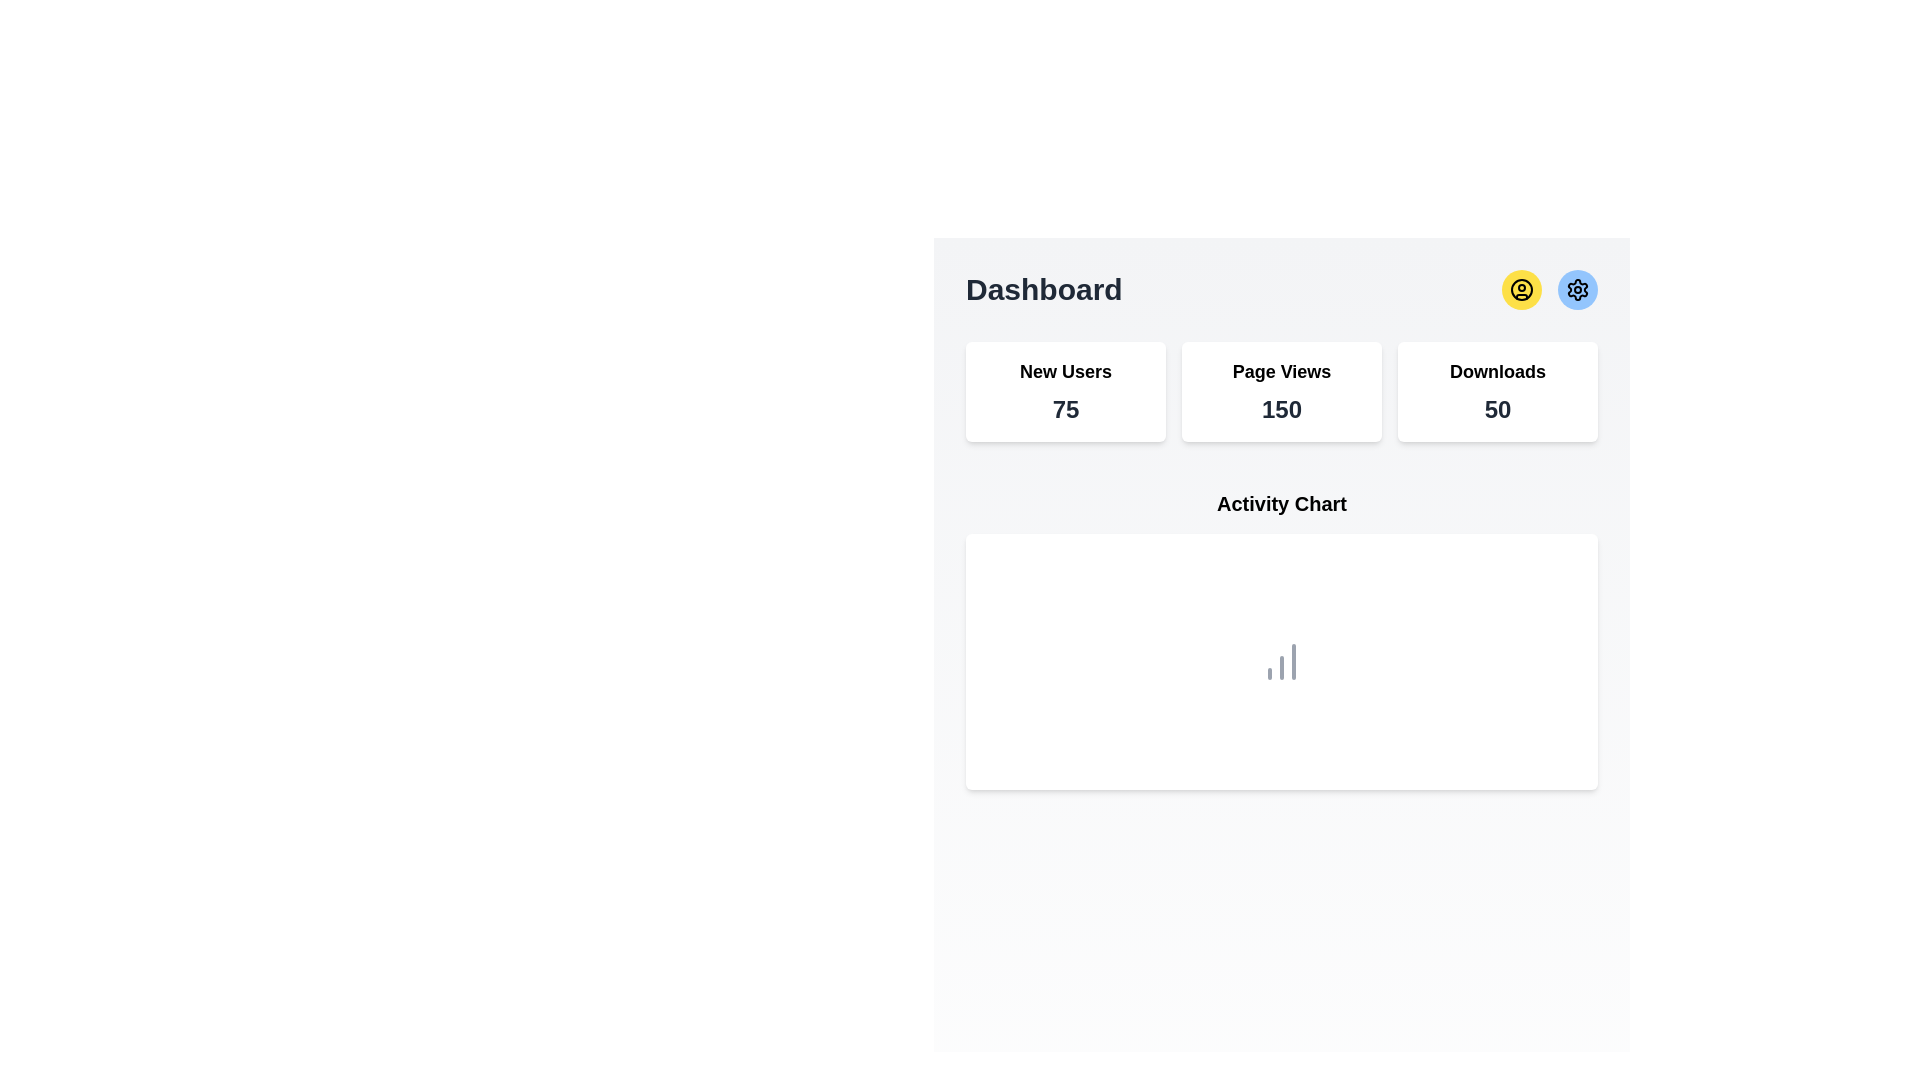 The height and width of the screenshot is (1080, 1920). What do you see at coordinates (1577, 289) in the screenshot?
I see `the cogwheel icon located at the top-right corner of the interface` at bounding box center [1577, 289].